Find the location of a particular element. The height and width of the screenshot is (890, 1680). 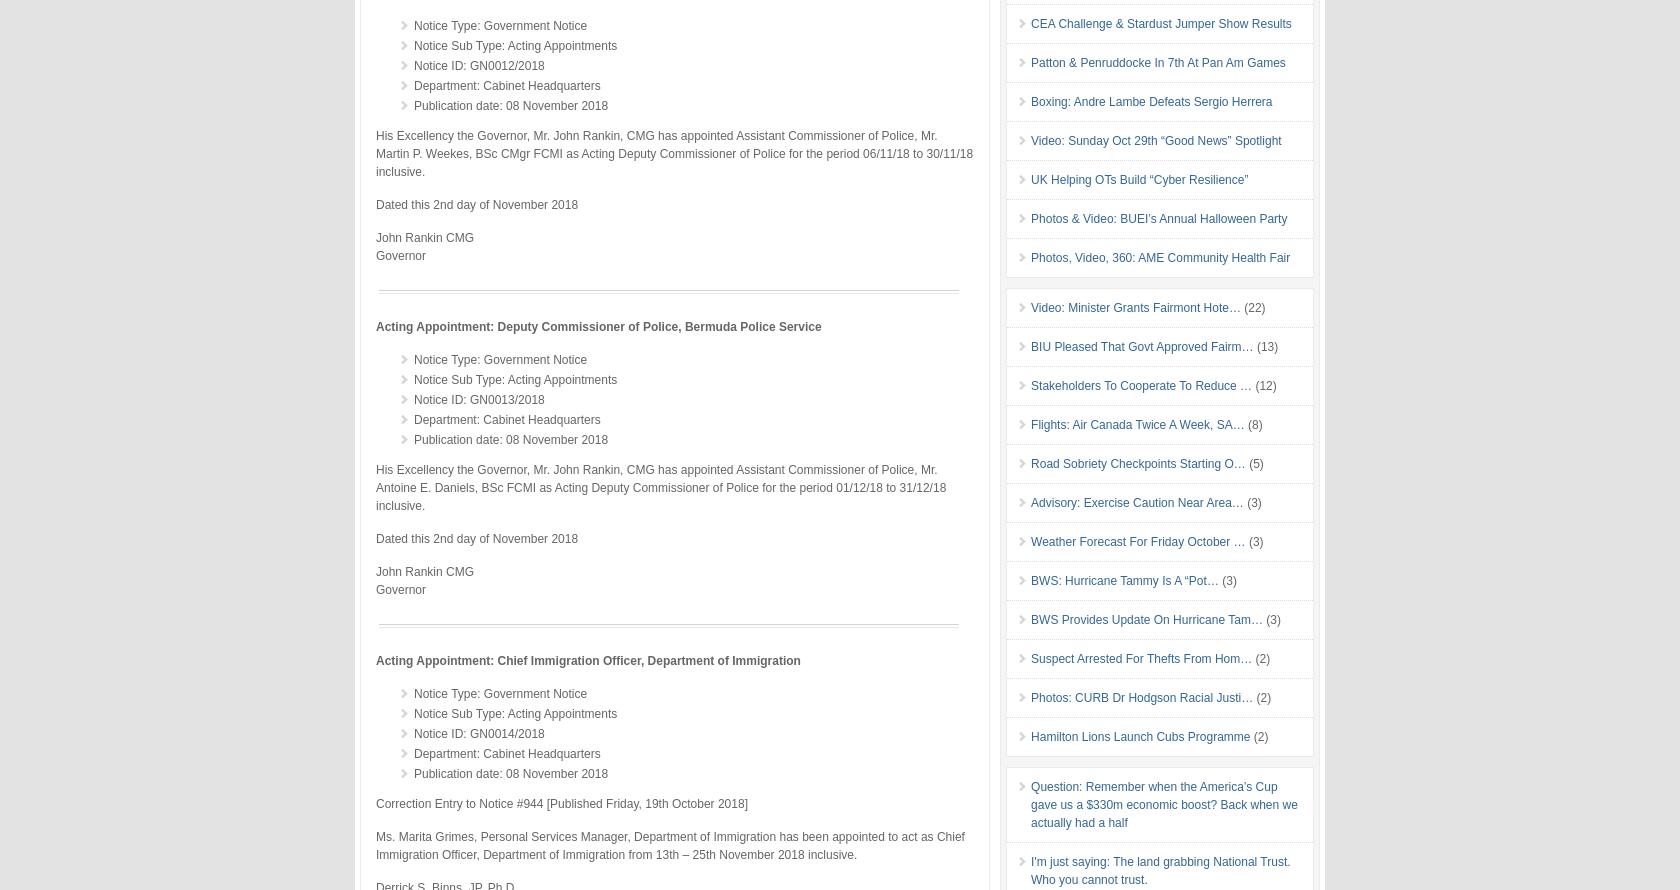

'Ms. Marita Grimes, Personal Services Manager, Department of Immigration has been appointed to act as Chief Immigration Officer, Department of Immigration from 13th – 25th November 2018 inclusive.' is located at coordinates (669, 843).